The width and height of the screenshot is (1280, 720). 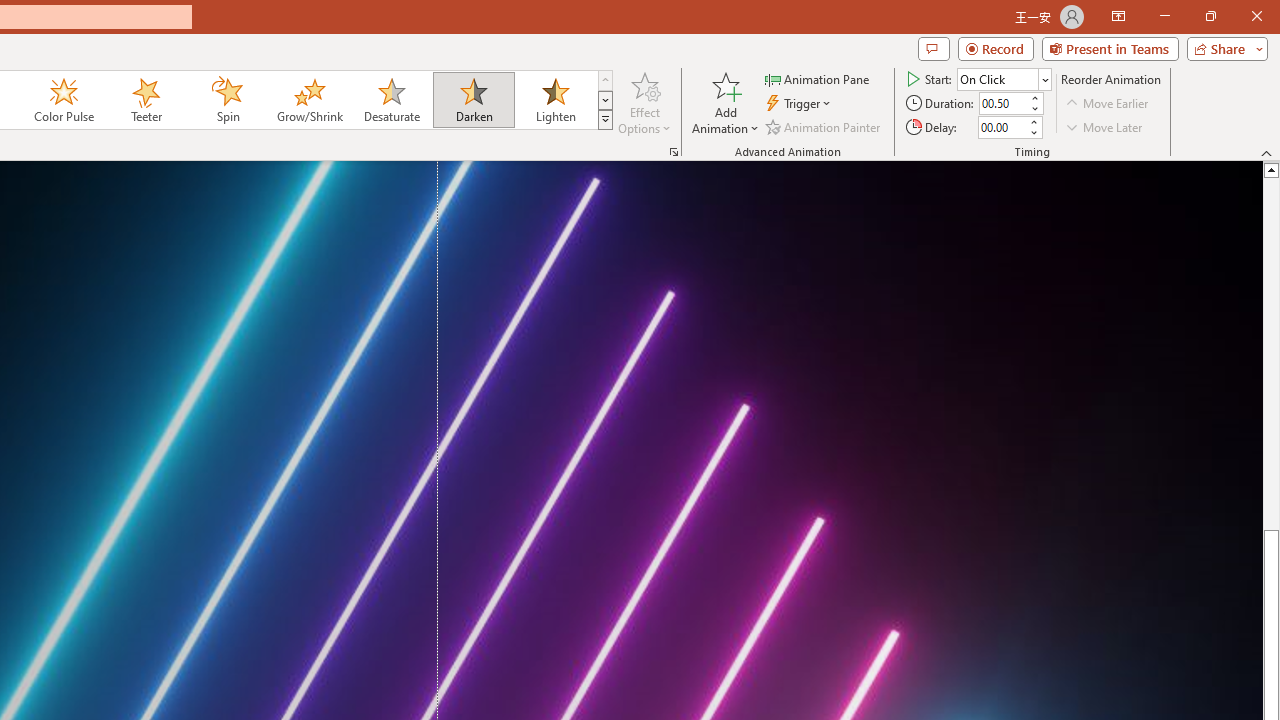 I want to click on 'Darken', so click(x=472, y=100).